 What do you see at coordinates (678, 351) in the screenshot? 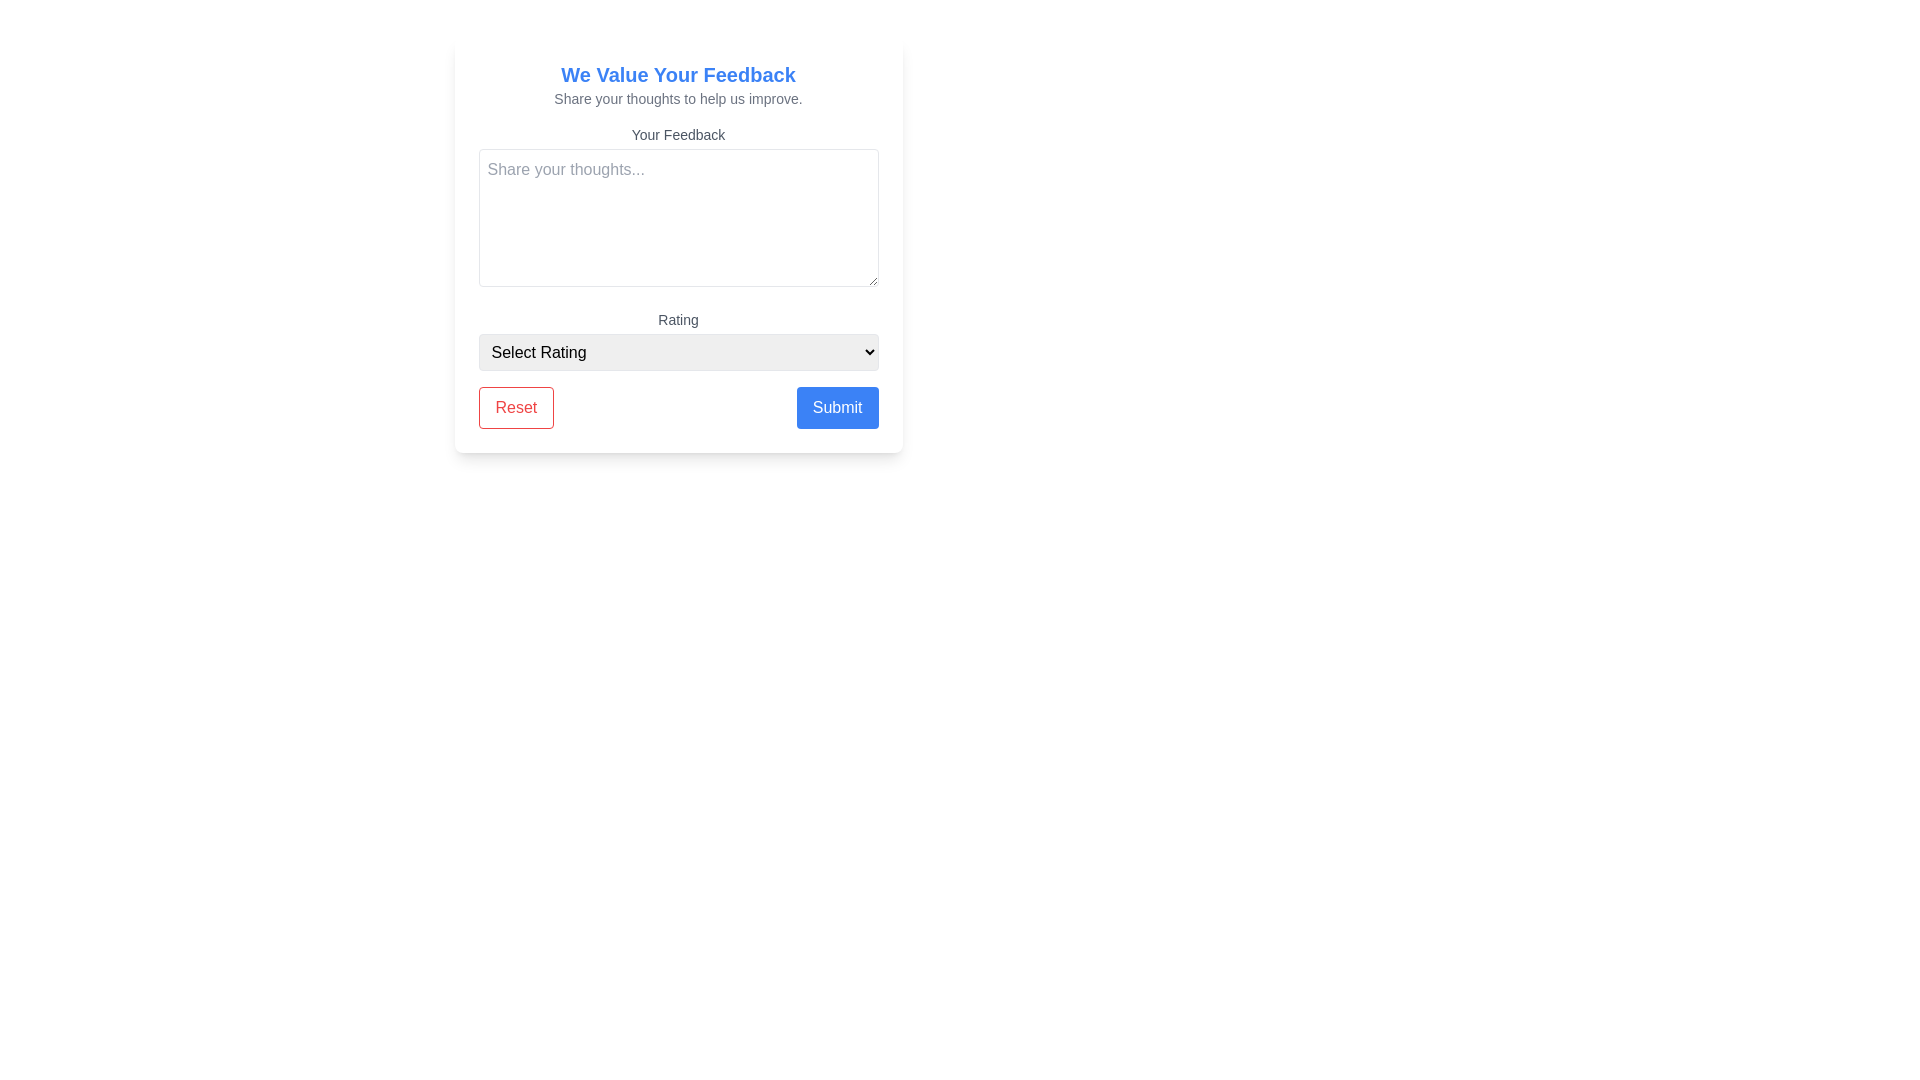
I see `a rating option from the dropdown menu located below the 'Rating' label, centered horizontally in the form layout` at bounding box center [678, 351].